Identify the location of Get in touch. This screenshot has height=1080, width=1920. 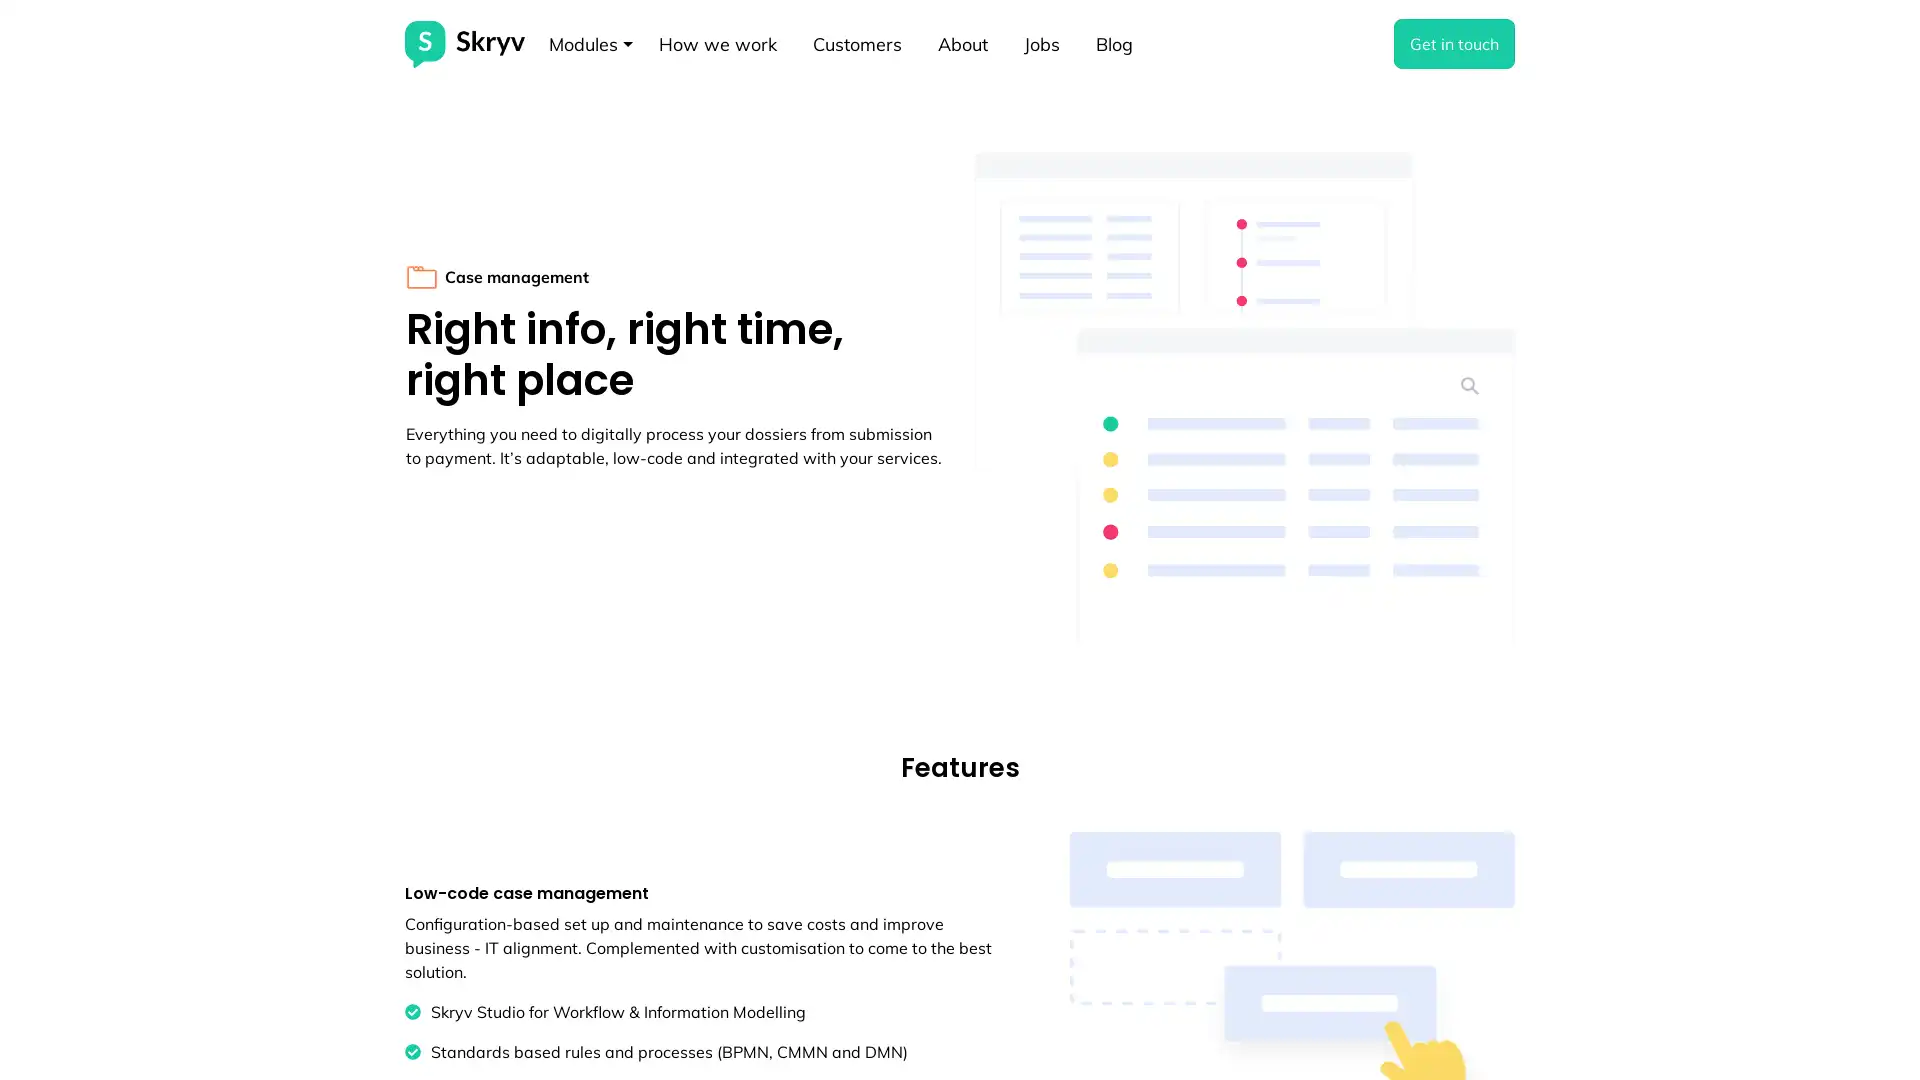
(1454, 43).